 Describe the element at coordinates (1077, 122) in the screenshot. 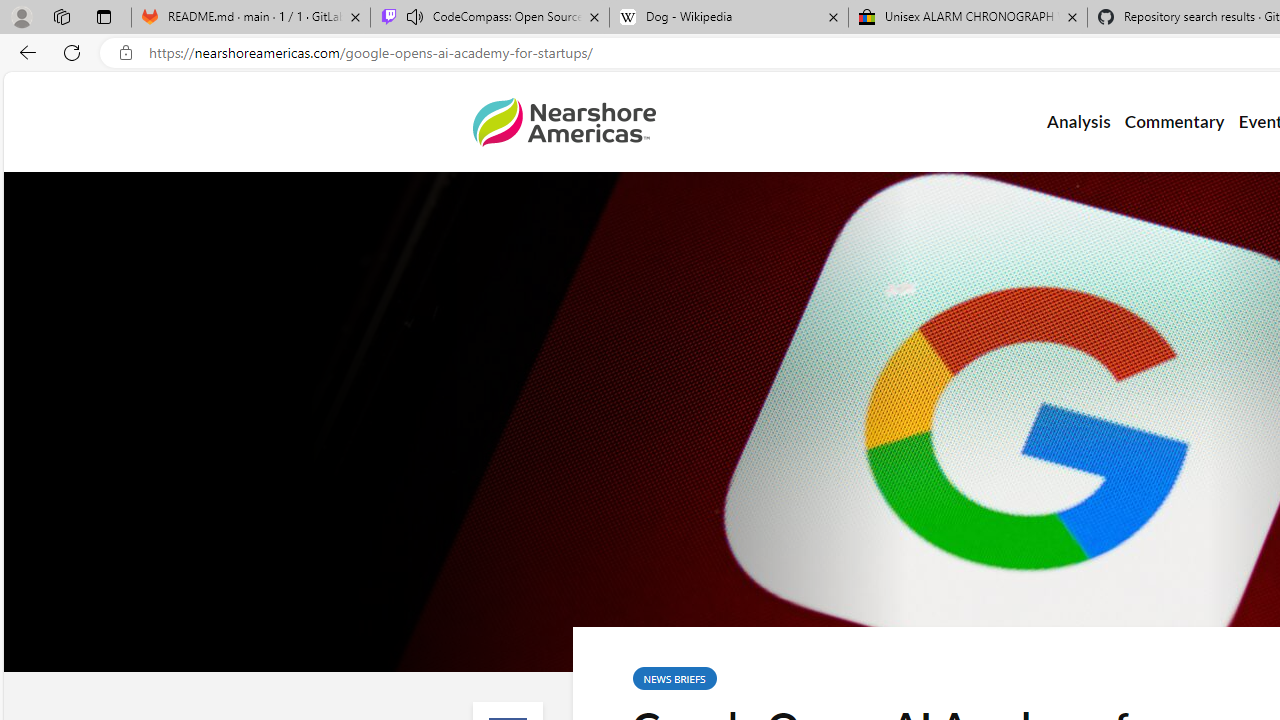

I see `'Analysis'` at that location.